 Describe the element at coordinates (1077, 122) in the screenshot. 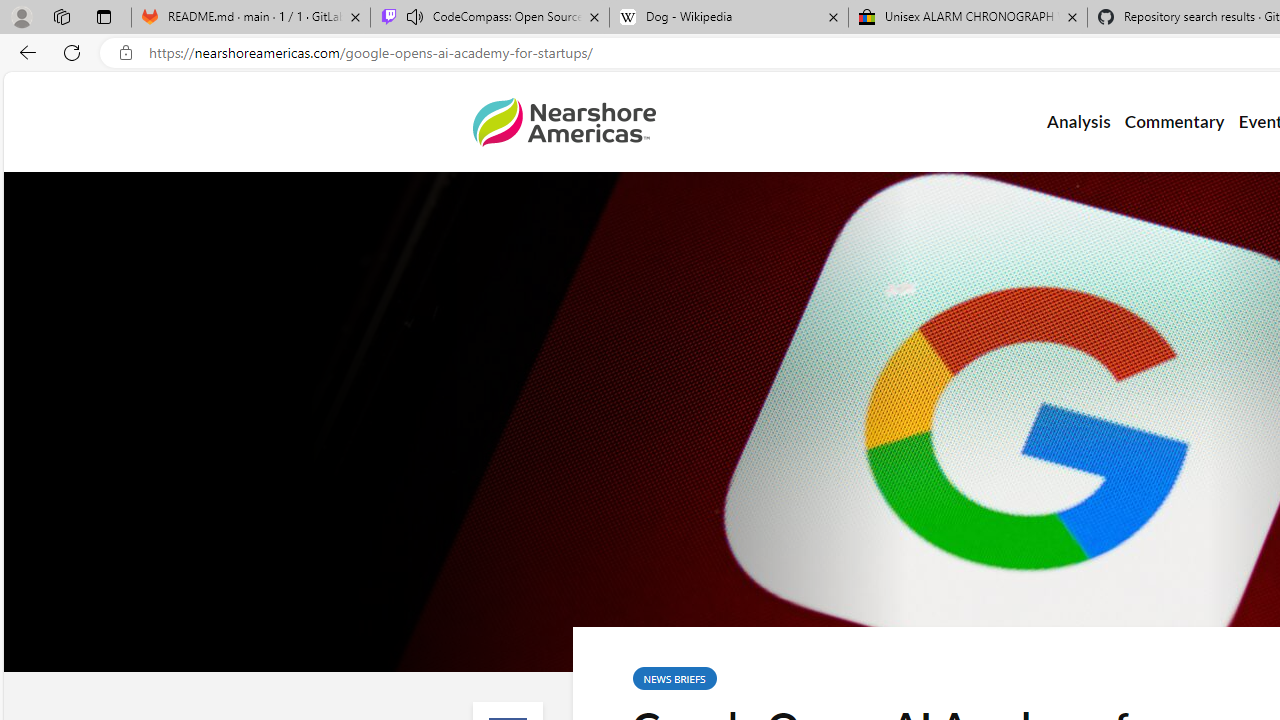

I see `'Analysis'` at that location.